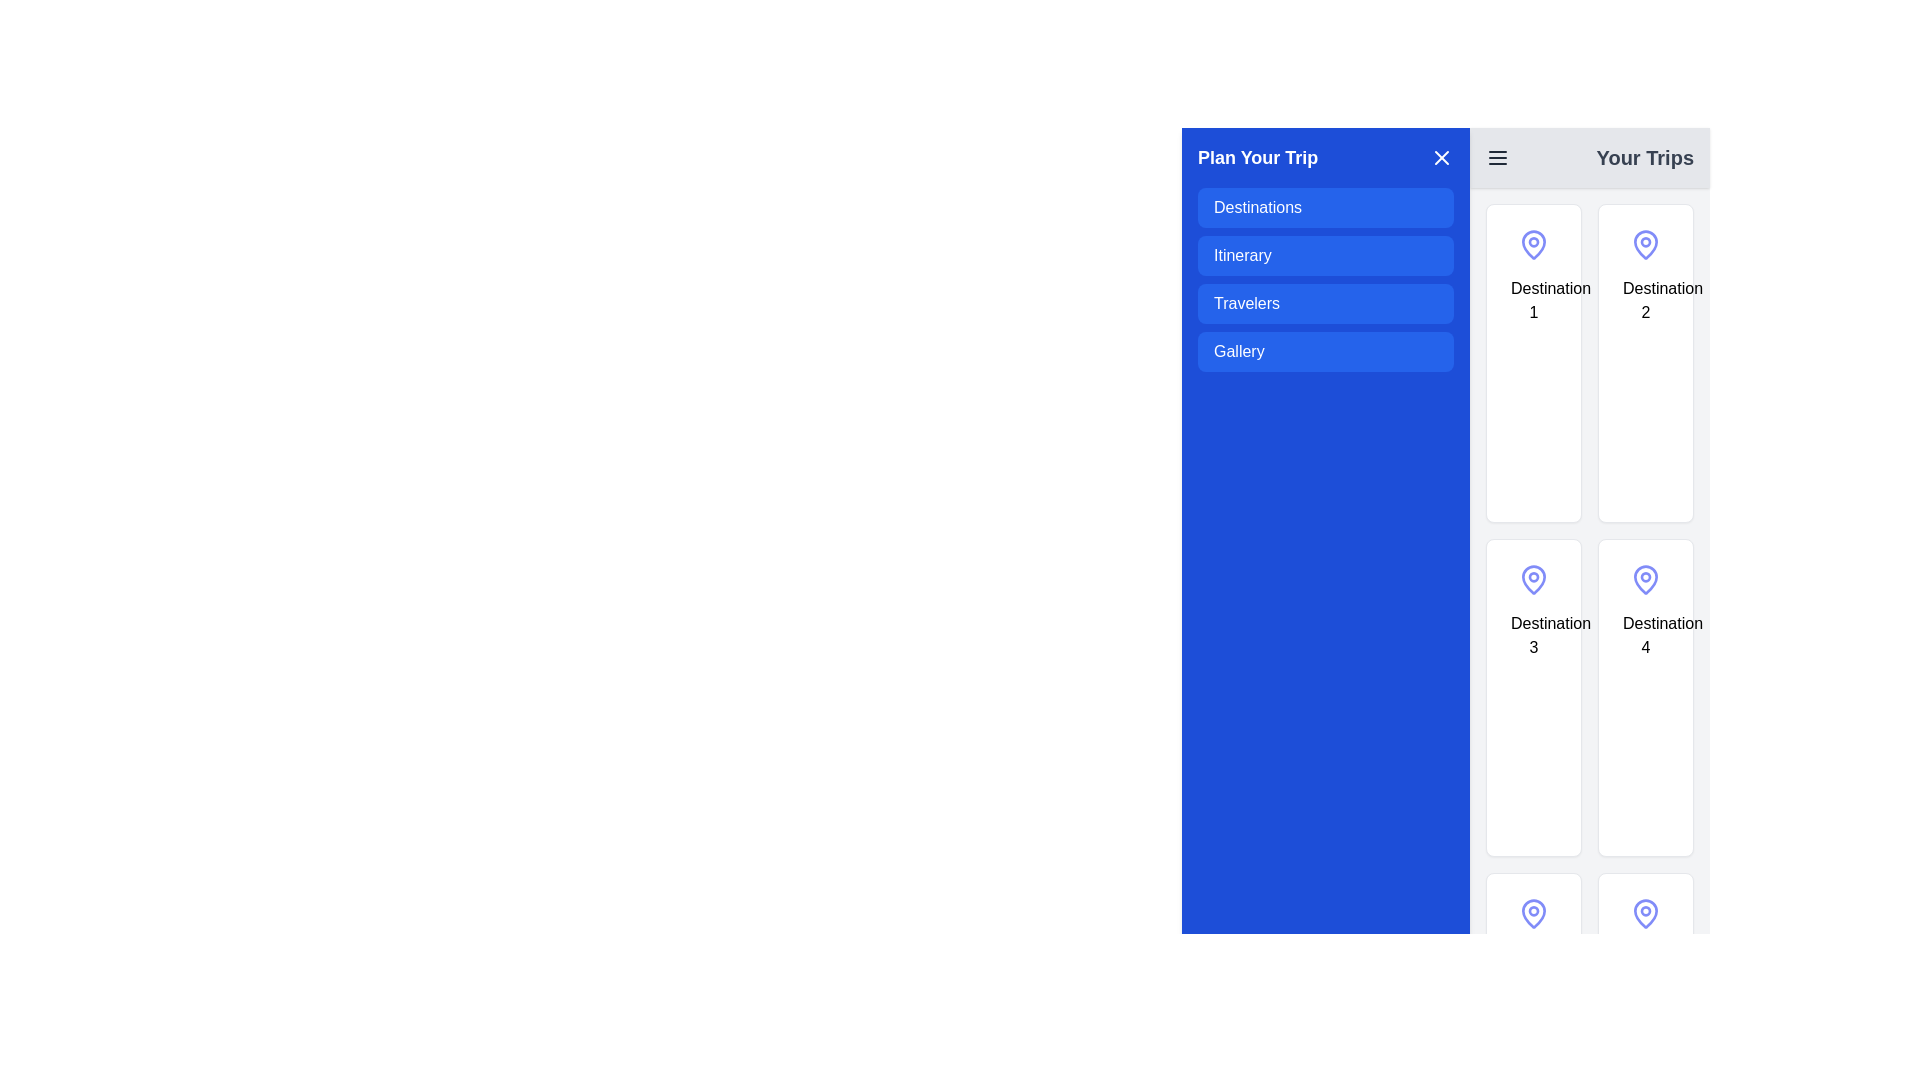 The image size is (1920, 1080). Describe the element at coordinates (1533, 242) in the screenshot. I see `the pin icon representing the geographic location associated with the first destination card in the 'Your Trips' grid layout` at that location.